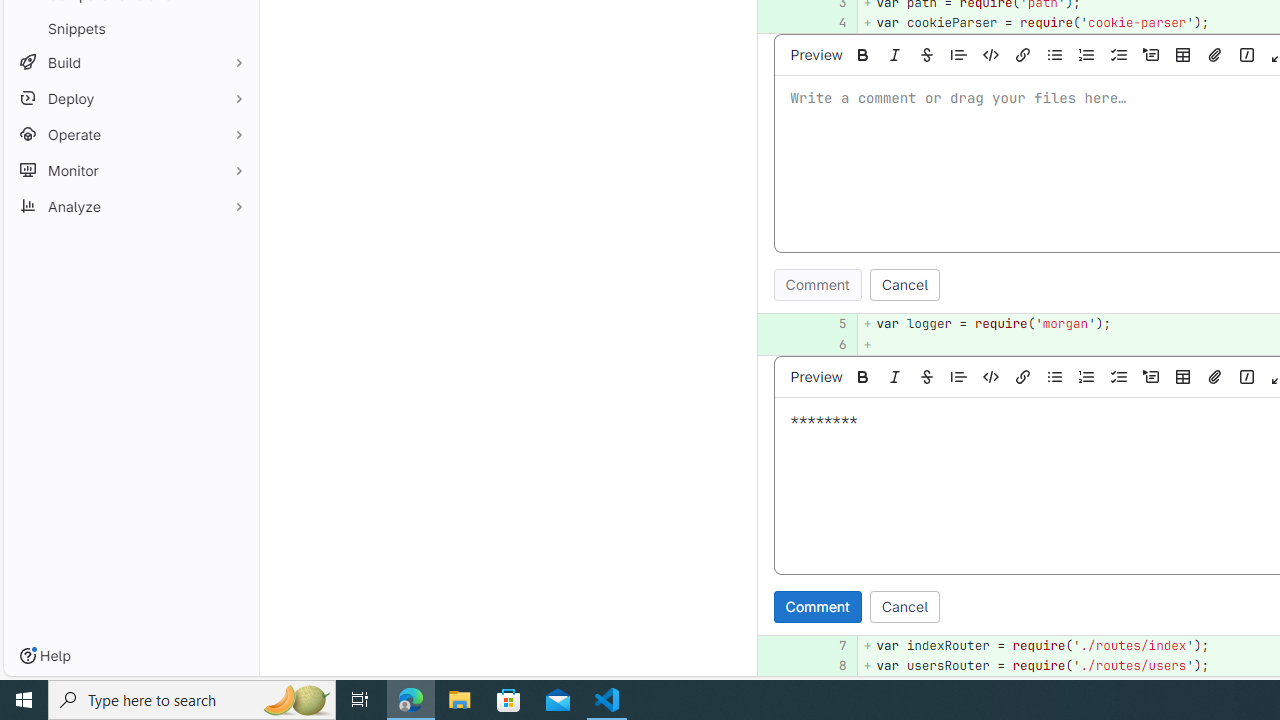 Image resolution: width=1280 pixels, height=720 pixels. Describe the element at coordinates (1054, 376) in the screenshot. I see `'Add a bullet list'` at that location.